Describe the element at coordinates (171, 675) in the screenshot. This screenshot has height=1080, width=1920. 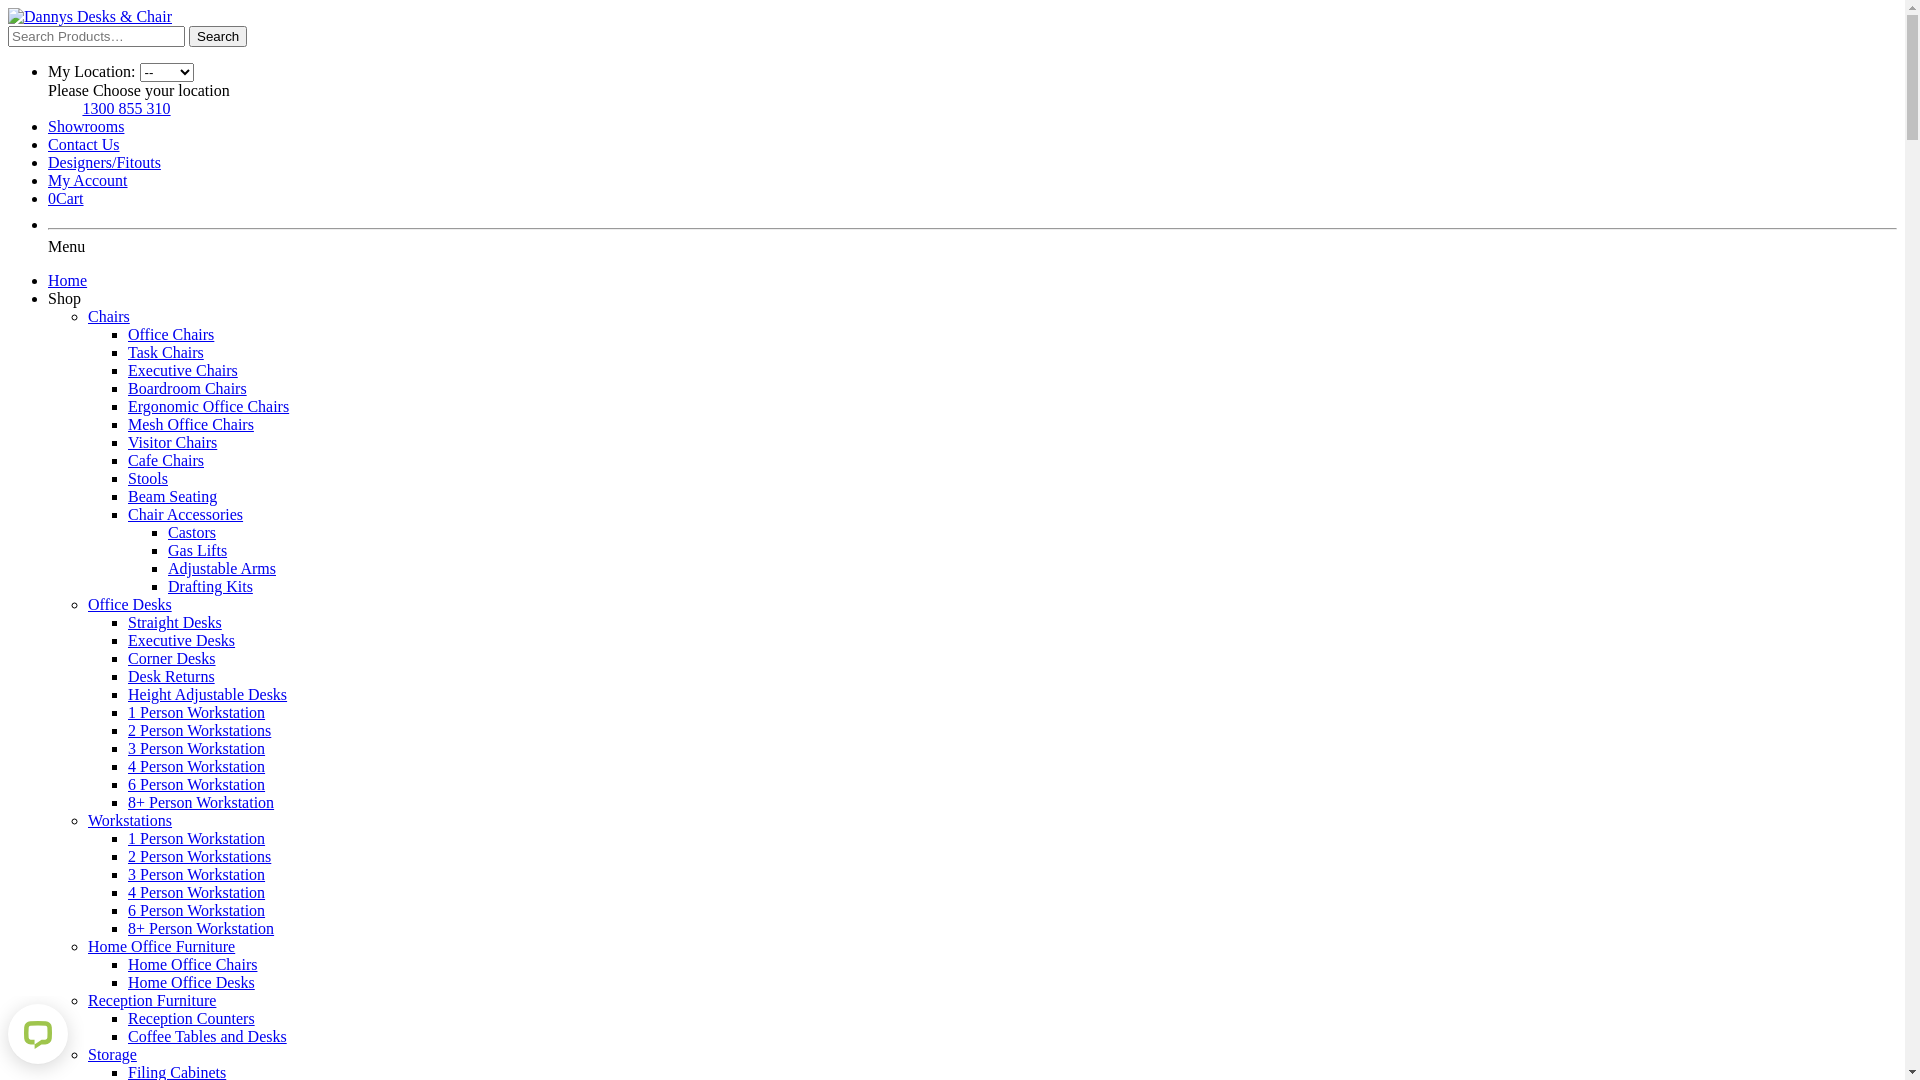
I see `'Desk Returns'` at that location.